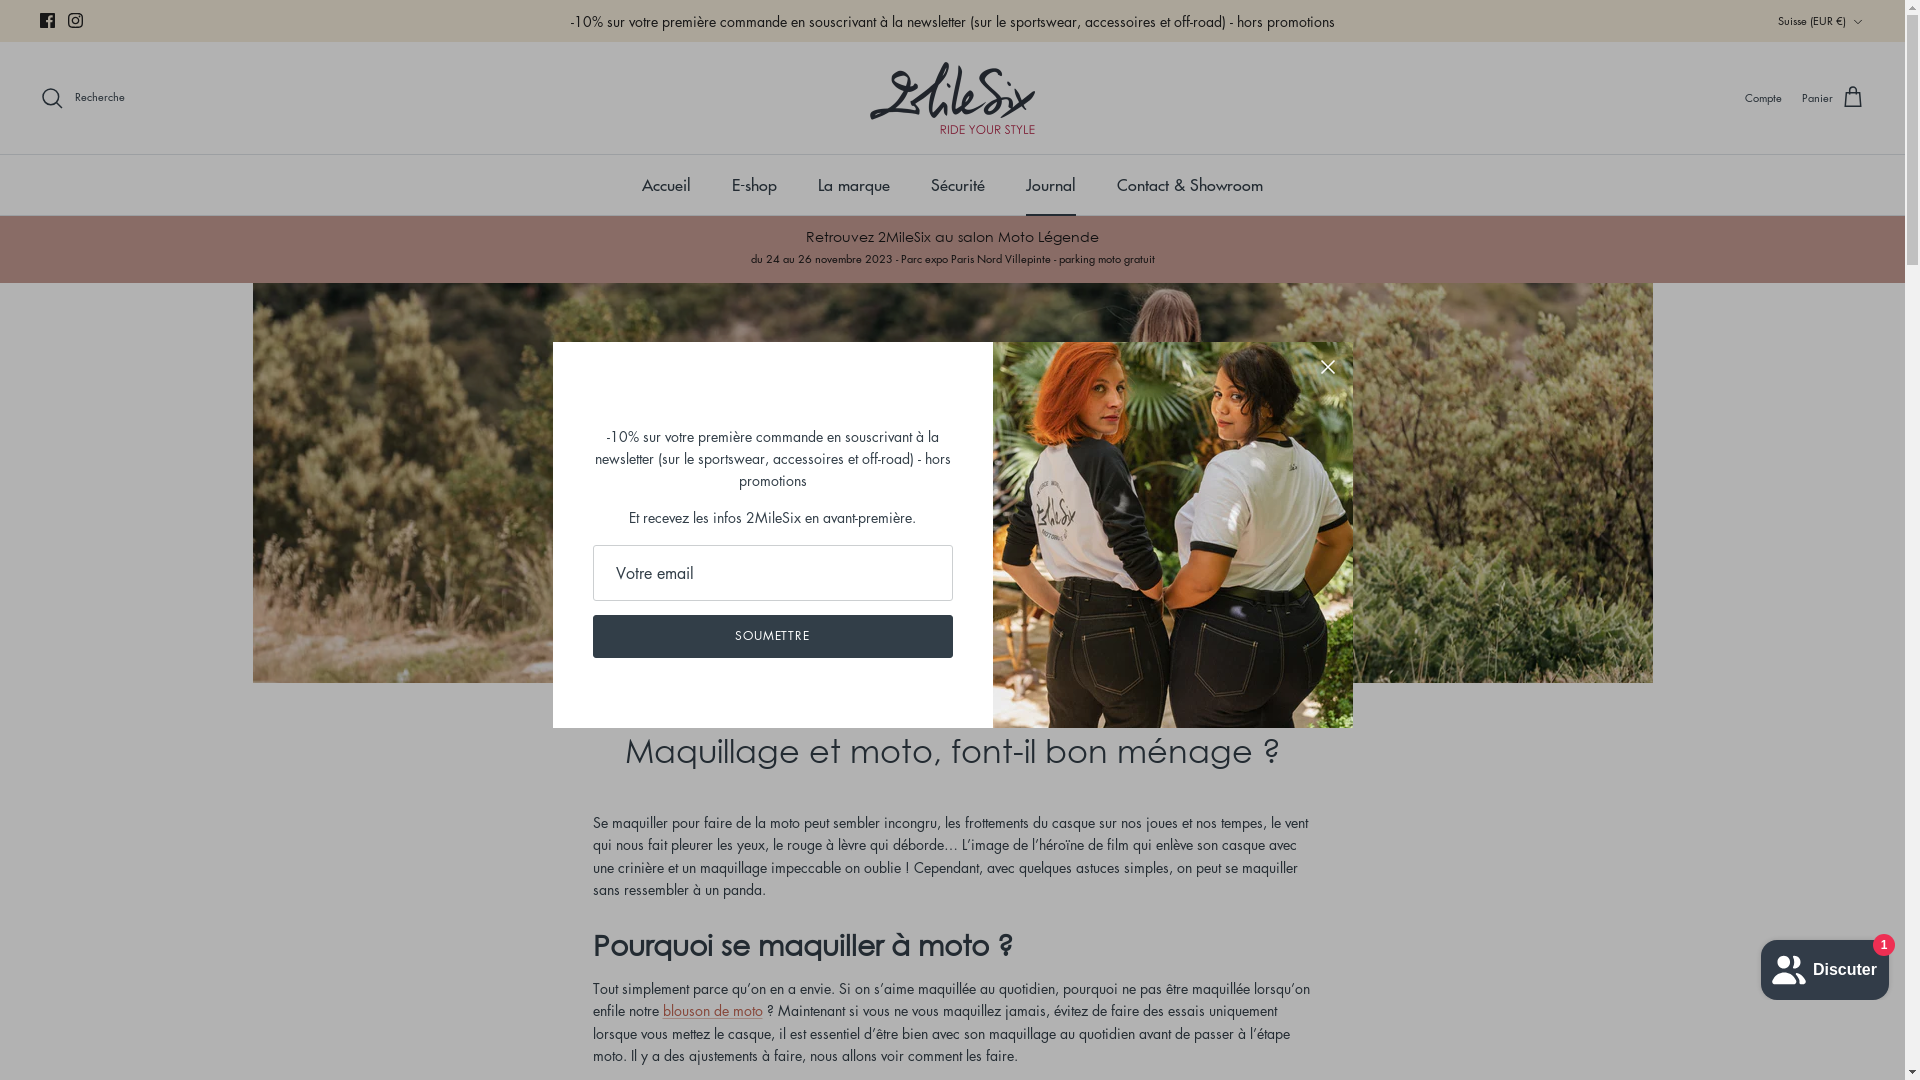 The width and height of the screenshot is (1920, 1080). What do you see at coordinates (1744, 97) in the screenshot?
I see `'Compte'` at bounding box center [1744, 97].